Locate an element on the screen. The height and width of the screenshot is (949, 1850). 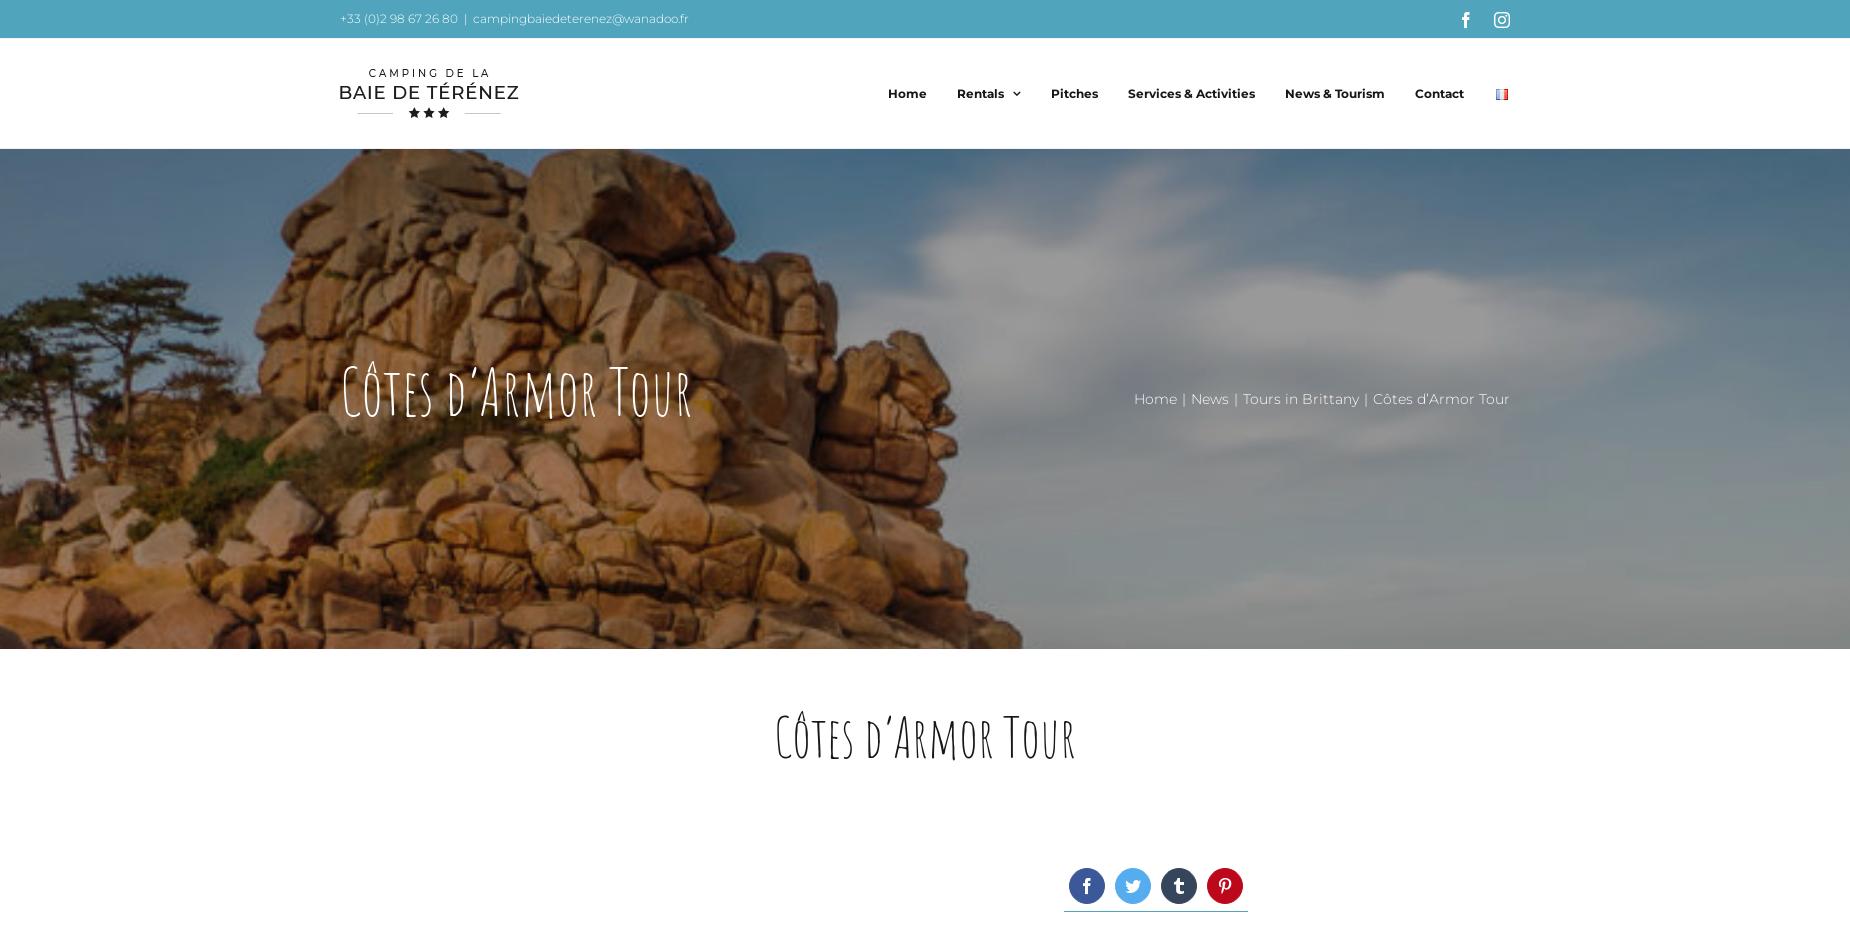
'Loggia 2' is located at coordinates (975, 355).